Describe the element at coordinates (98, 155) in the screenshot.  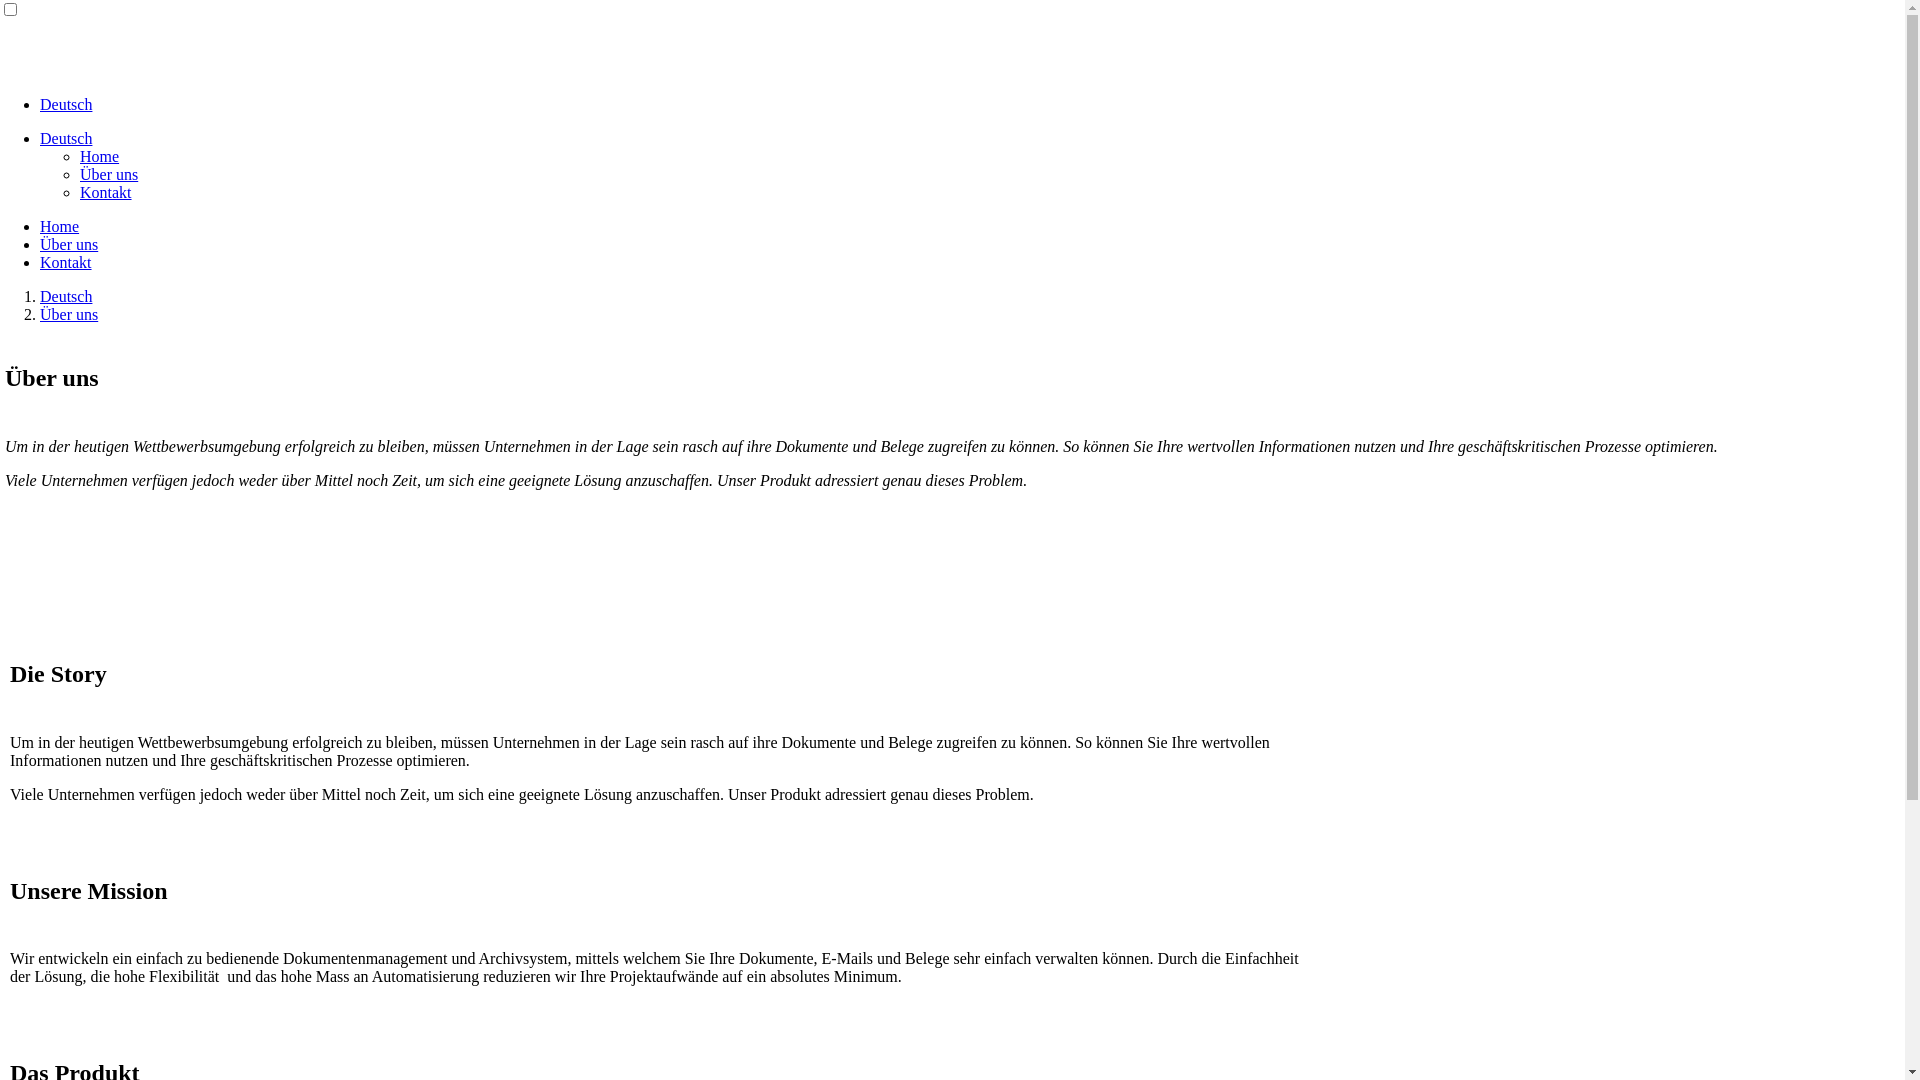
I see `'Home'` at that location.